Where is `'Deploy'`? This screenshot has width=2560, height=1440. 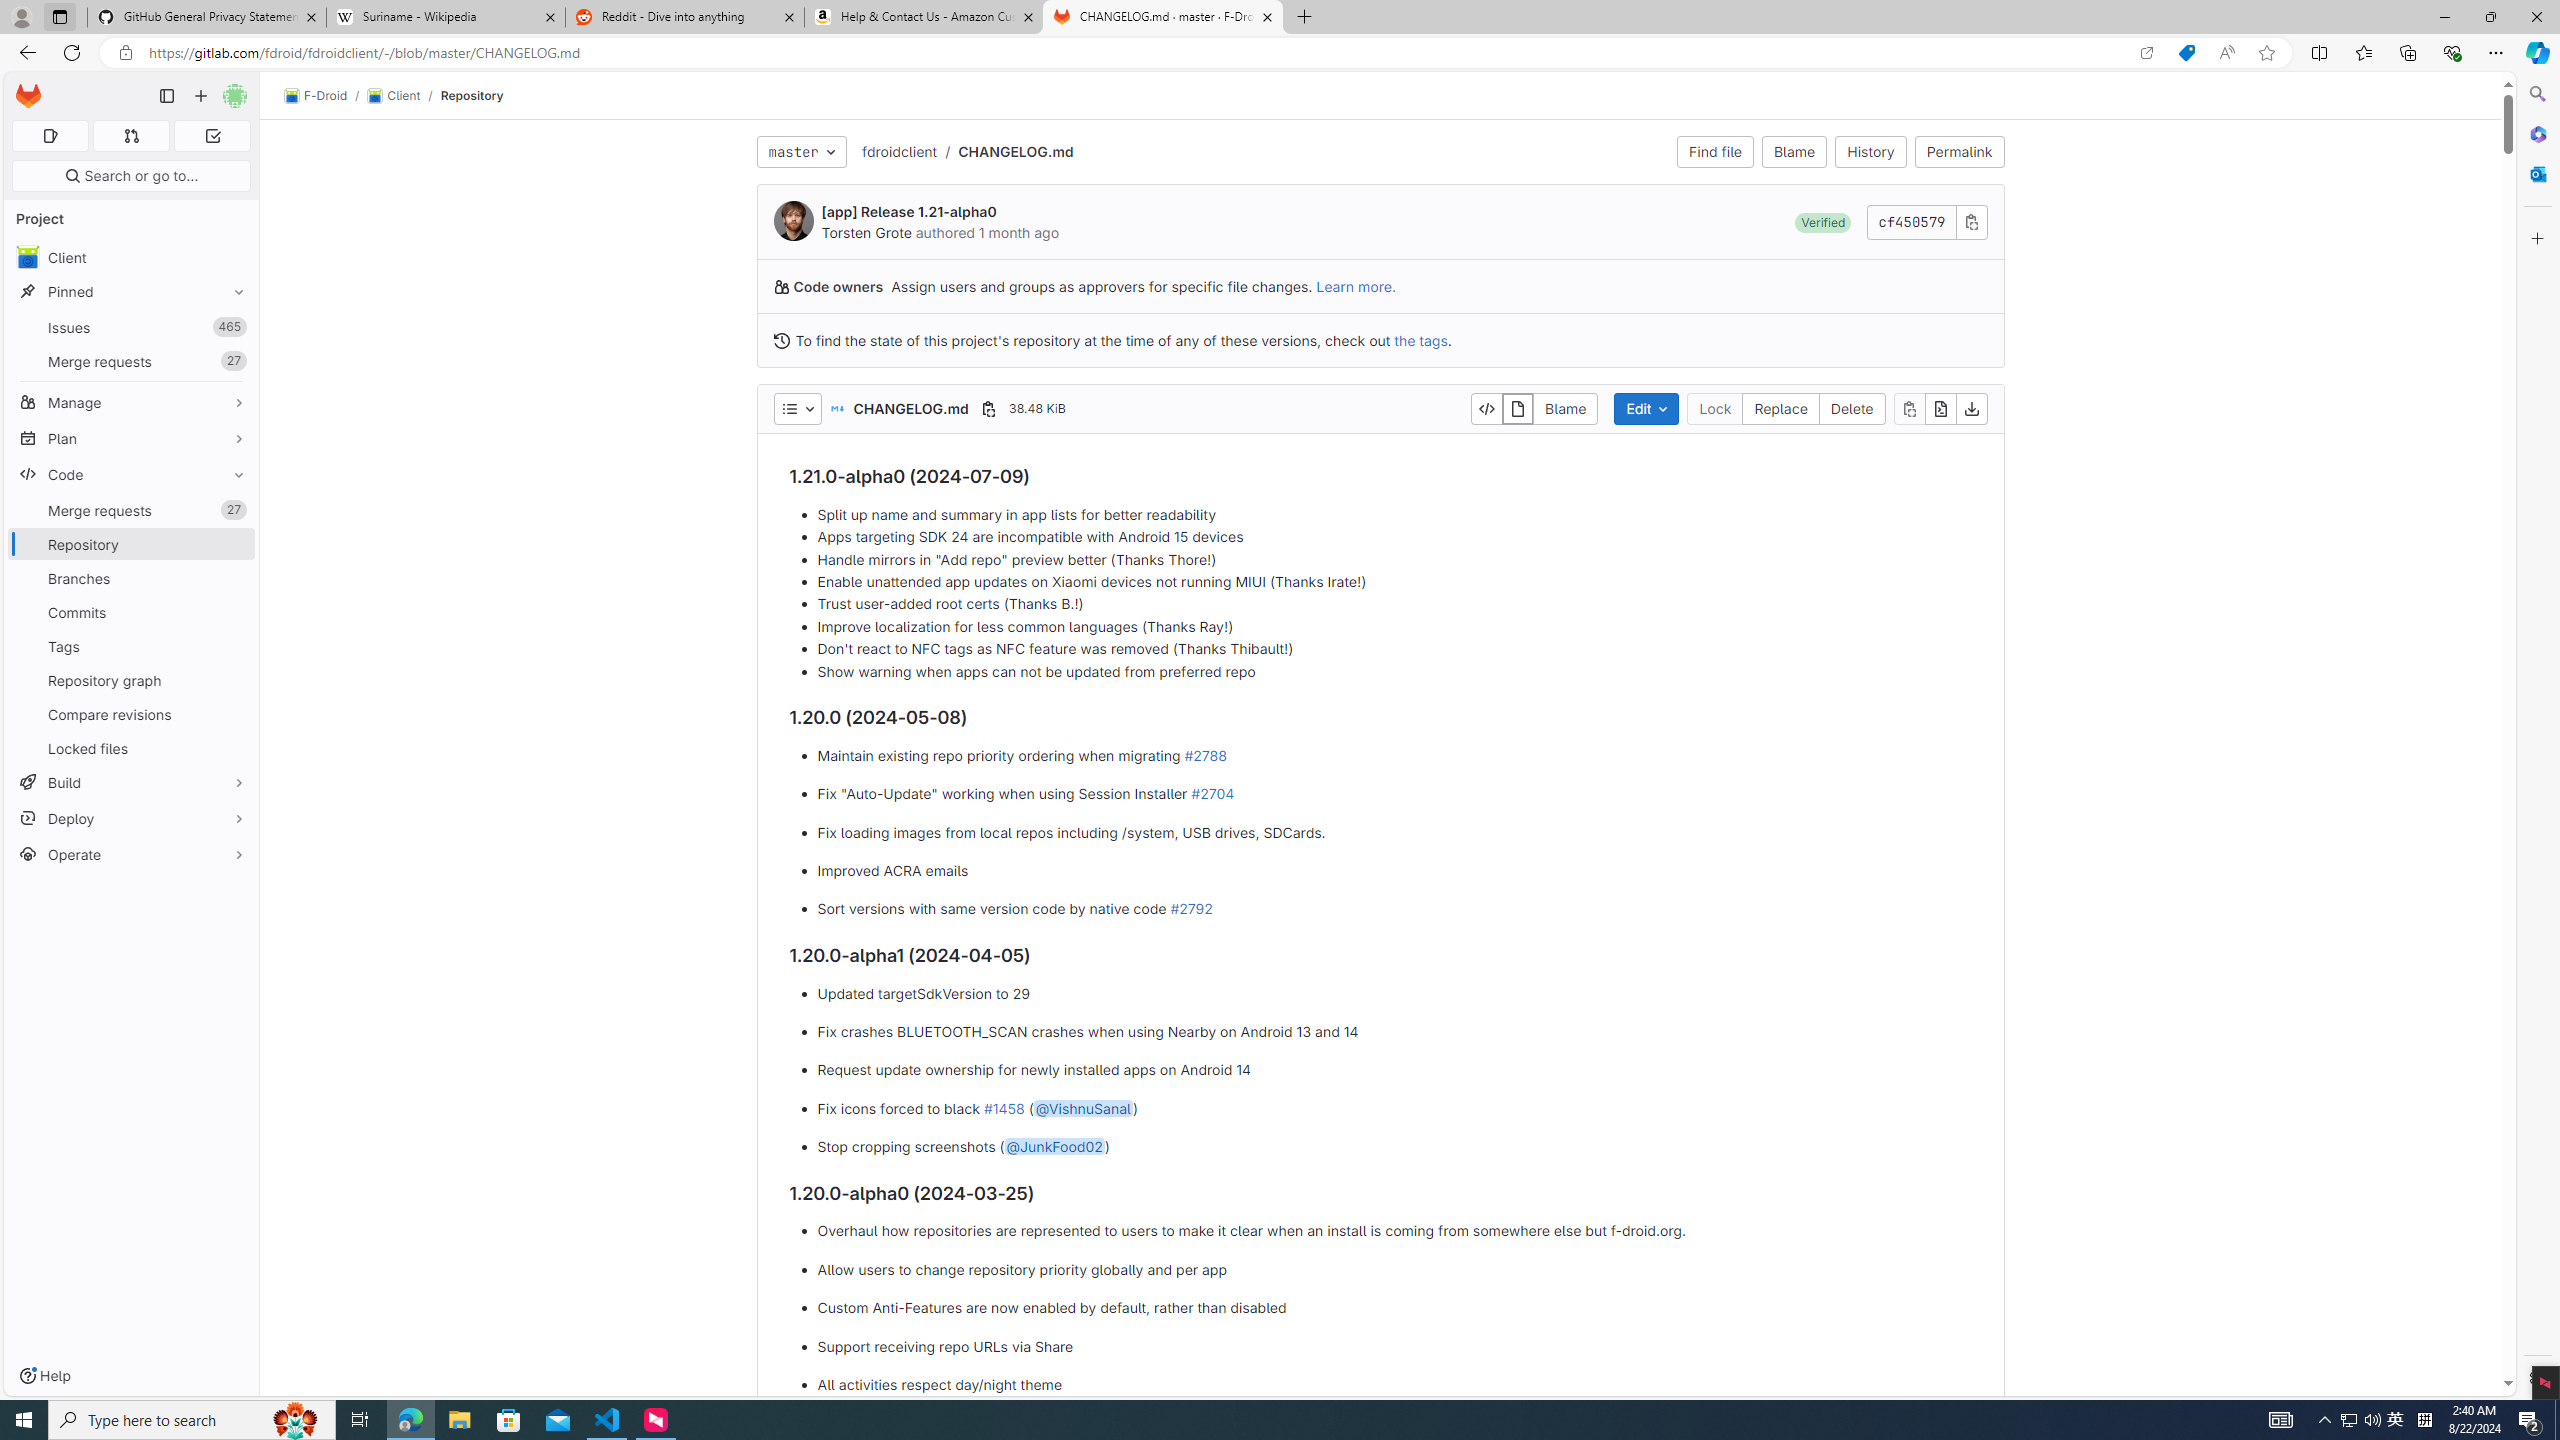 'Deploy' is located at coordinates (130, 817).